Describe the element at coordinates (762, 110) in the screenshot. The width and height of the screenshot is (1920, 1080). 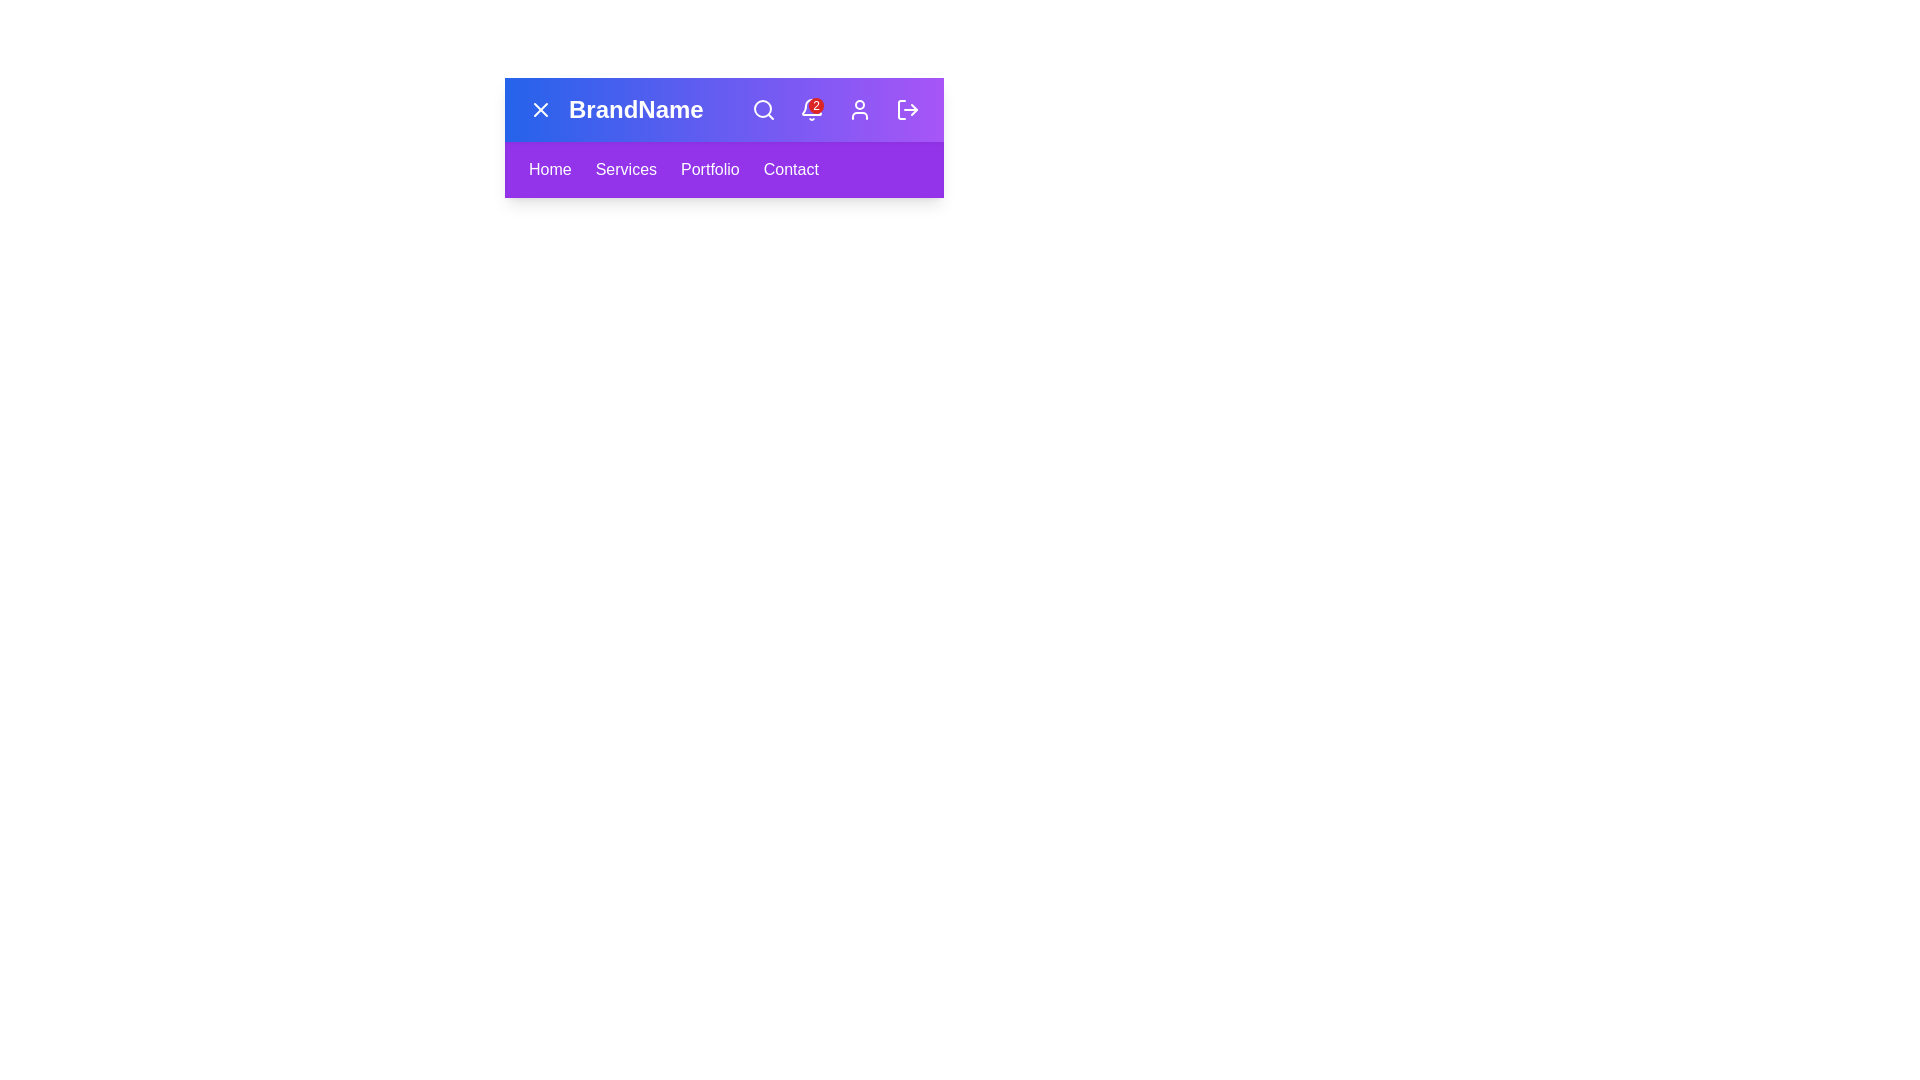
I see `the magnifying glass icon located in the top-right section of the navigation bar to interact with the search functionality` at that location.